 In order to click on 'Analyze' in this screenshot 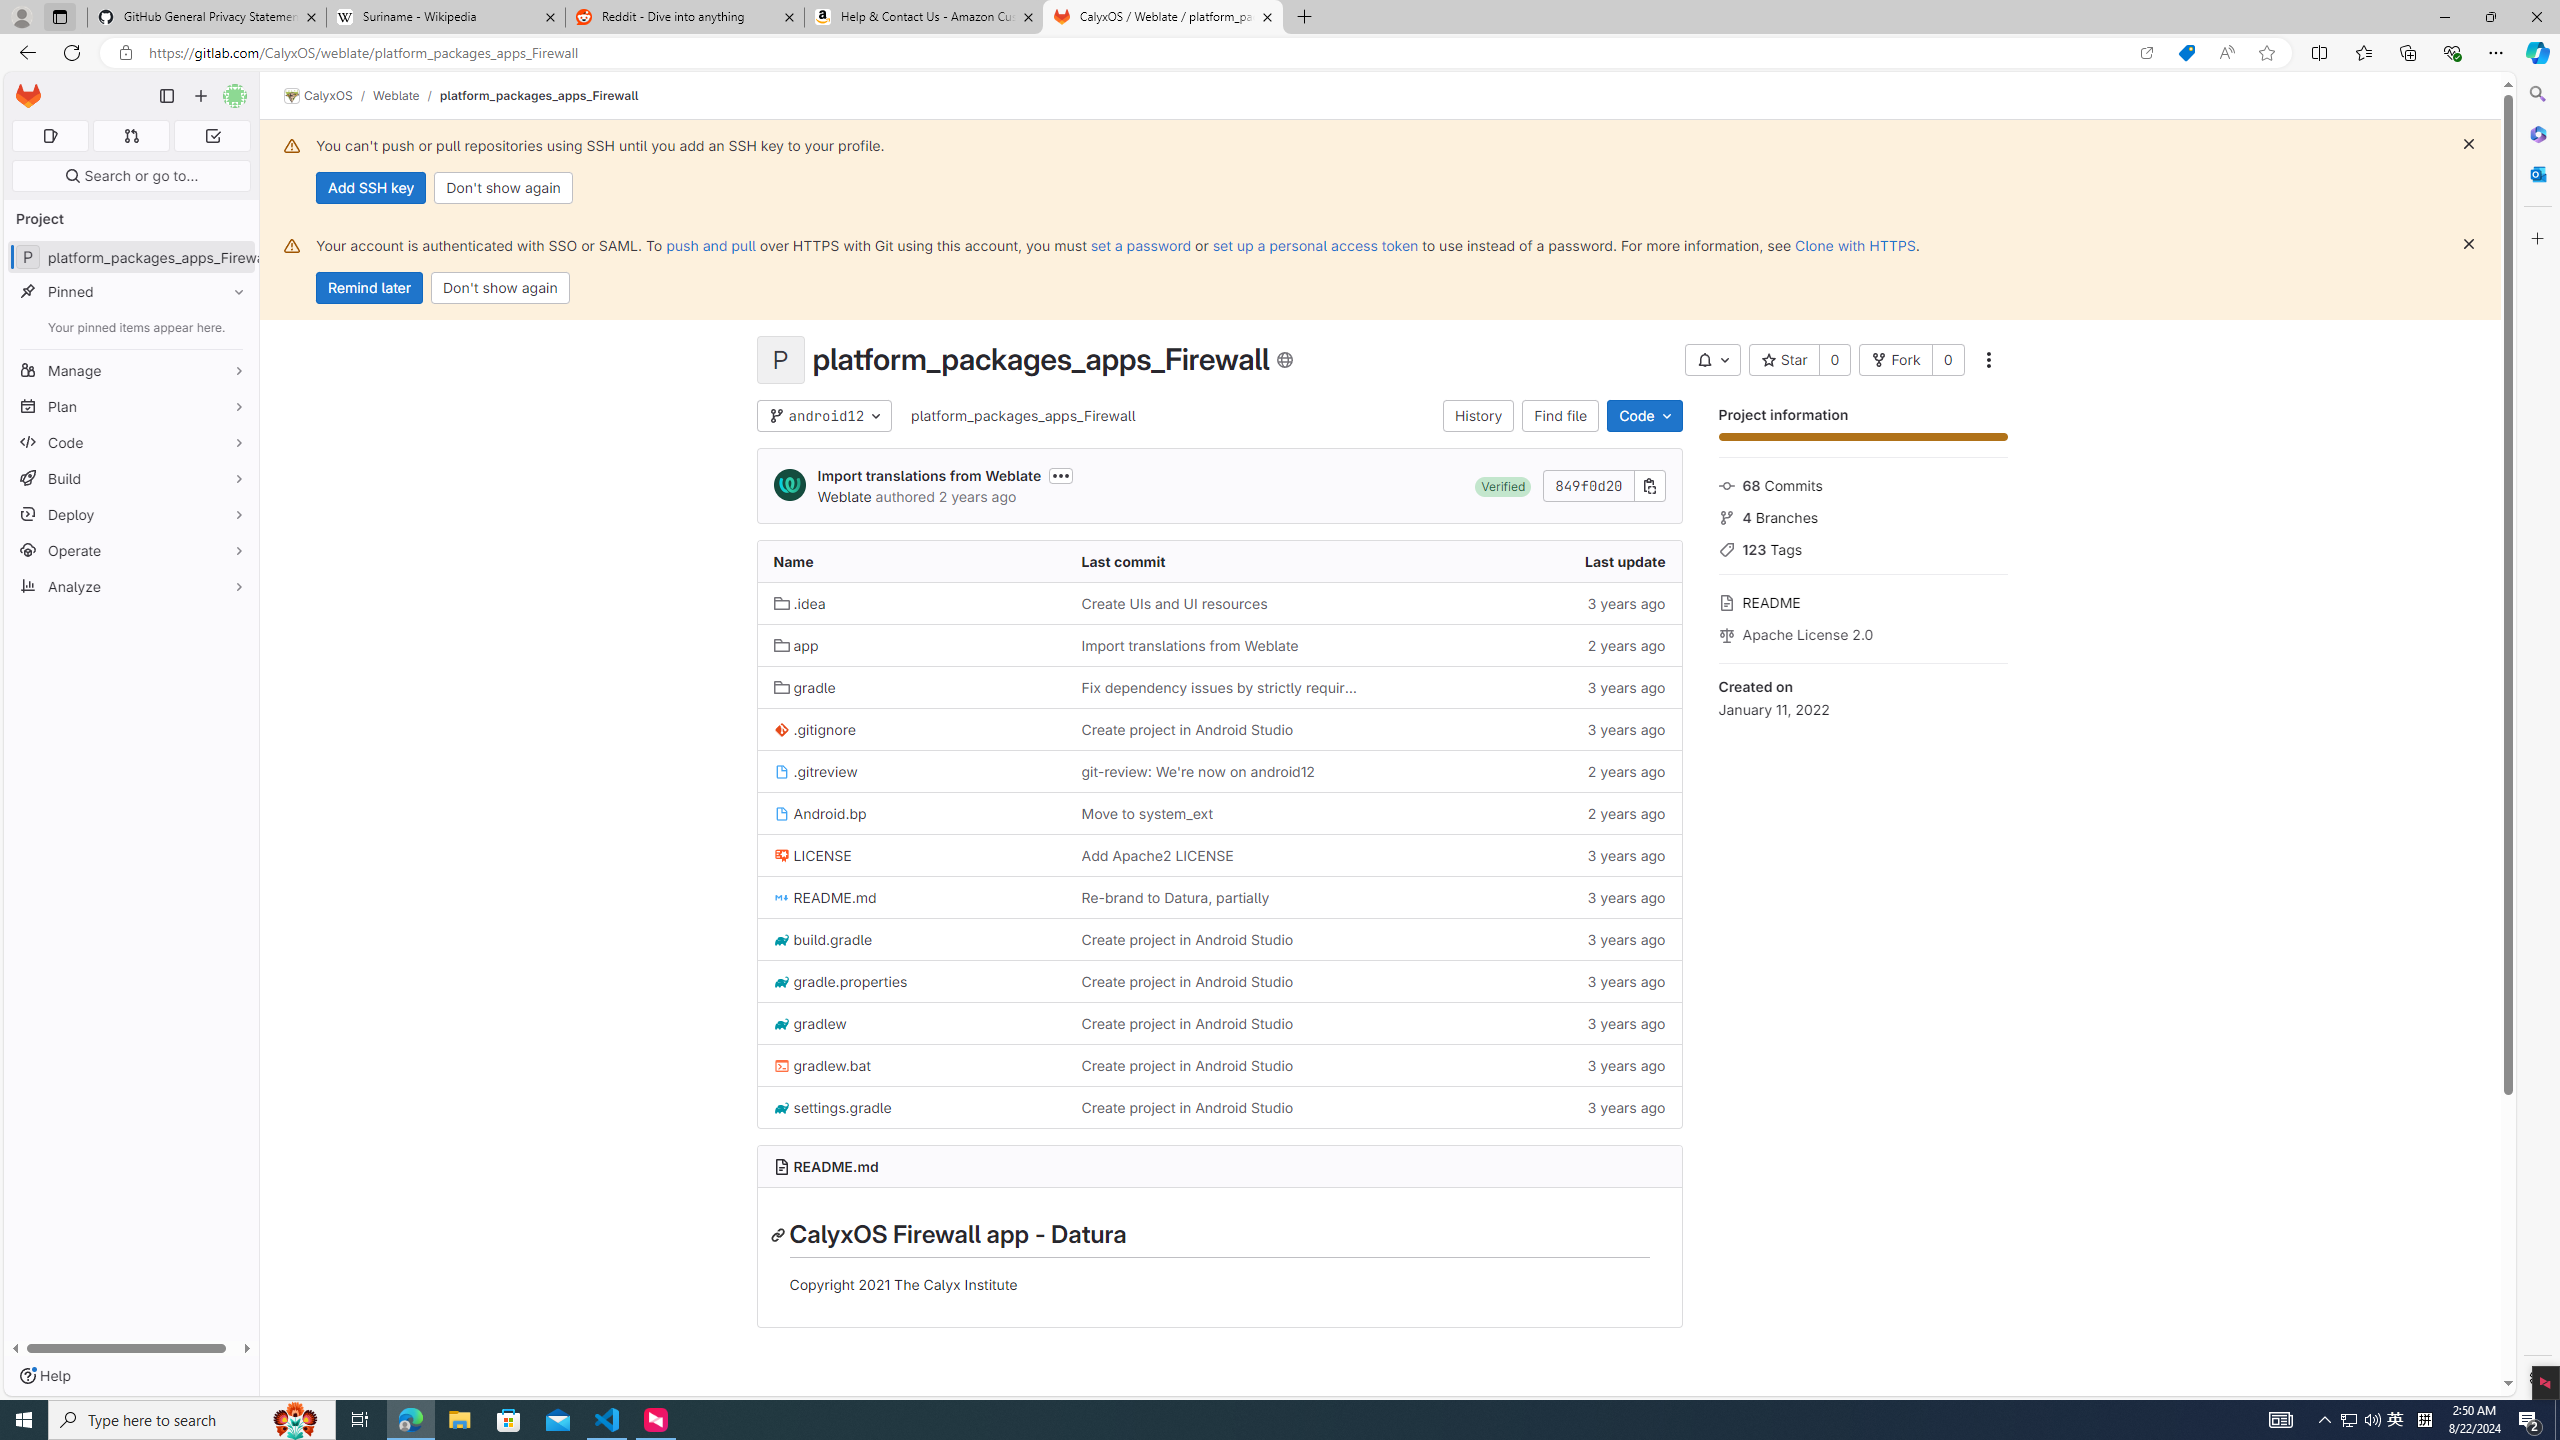, I will do `click(130, 585)`.